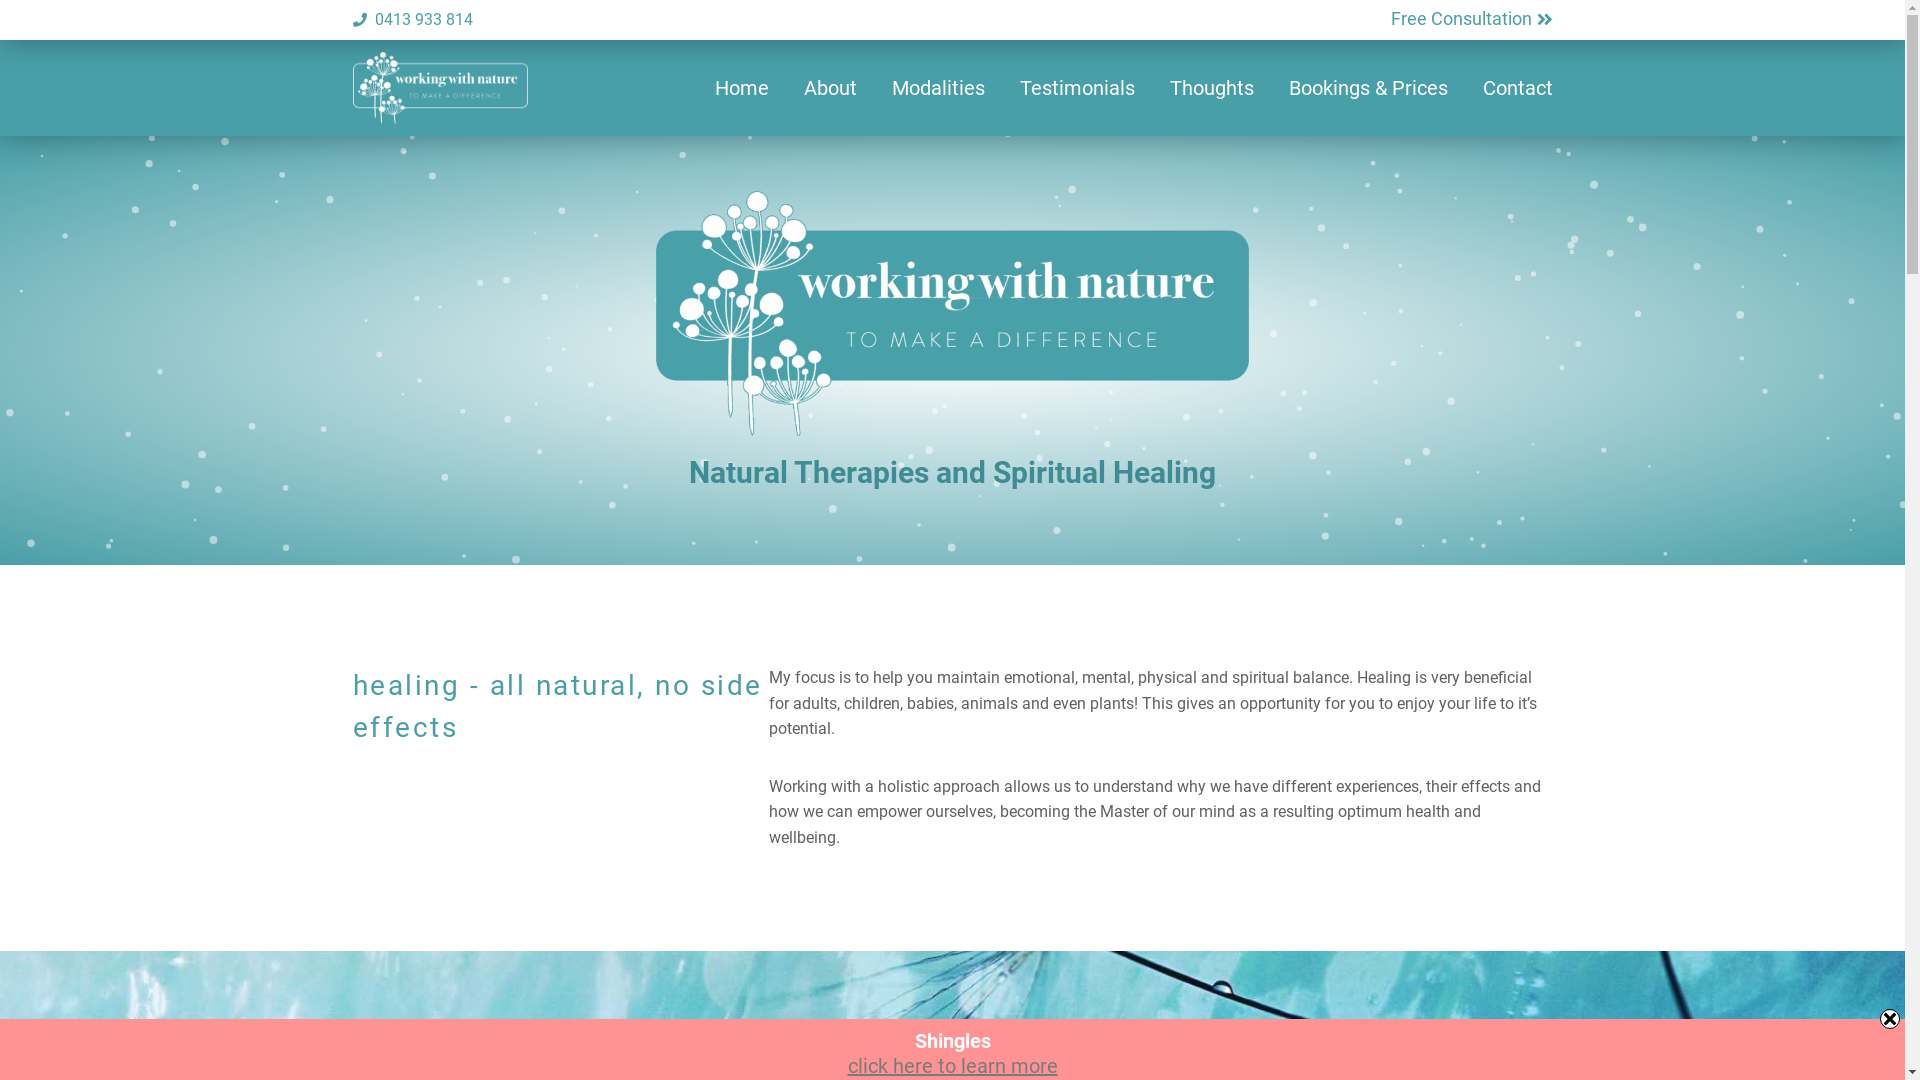  Describe the element at coordinates (1170, 87) in the screenshot. I see `'Thoughts'` at that location.